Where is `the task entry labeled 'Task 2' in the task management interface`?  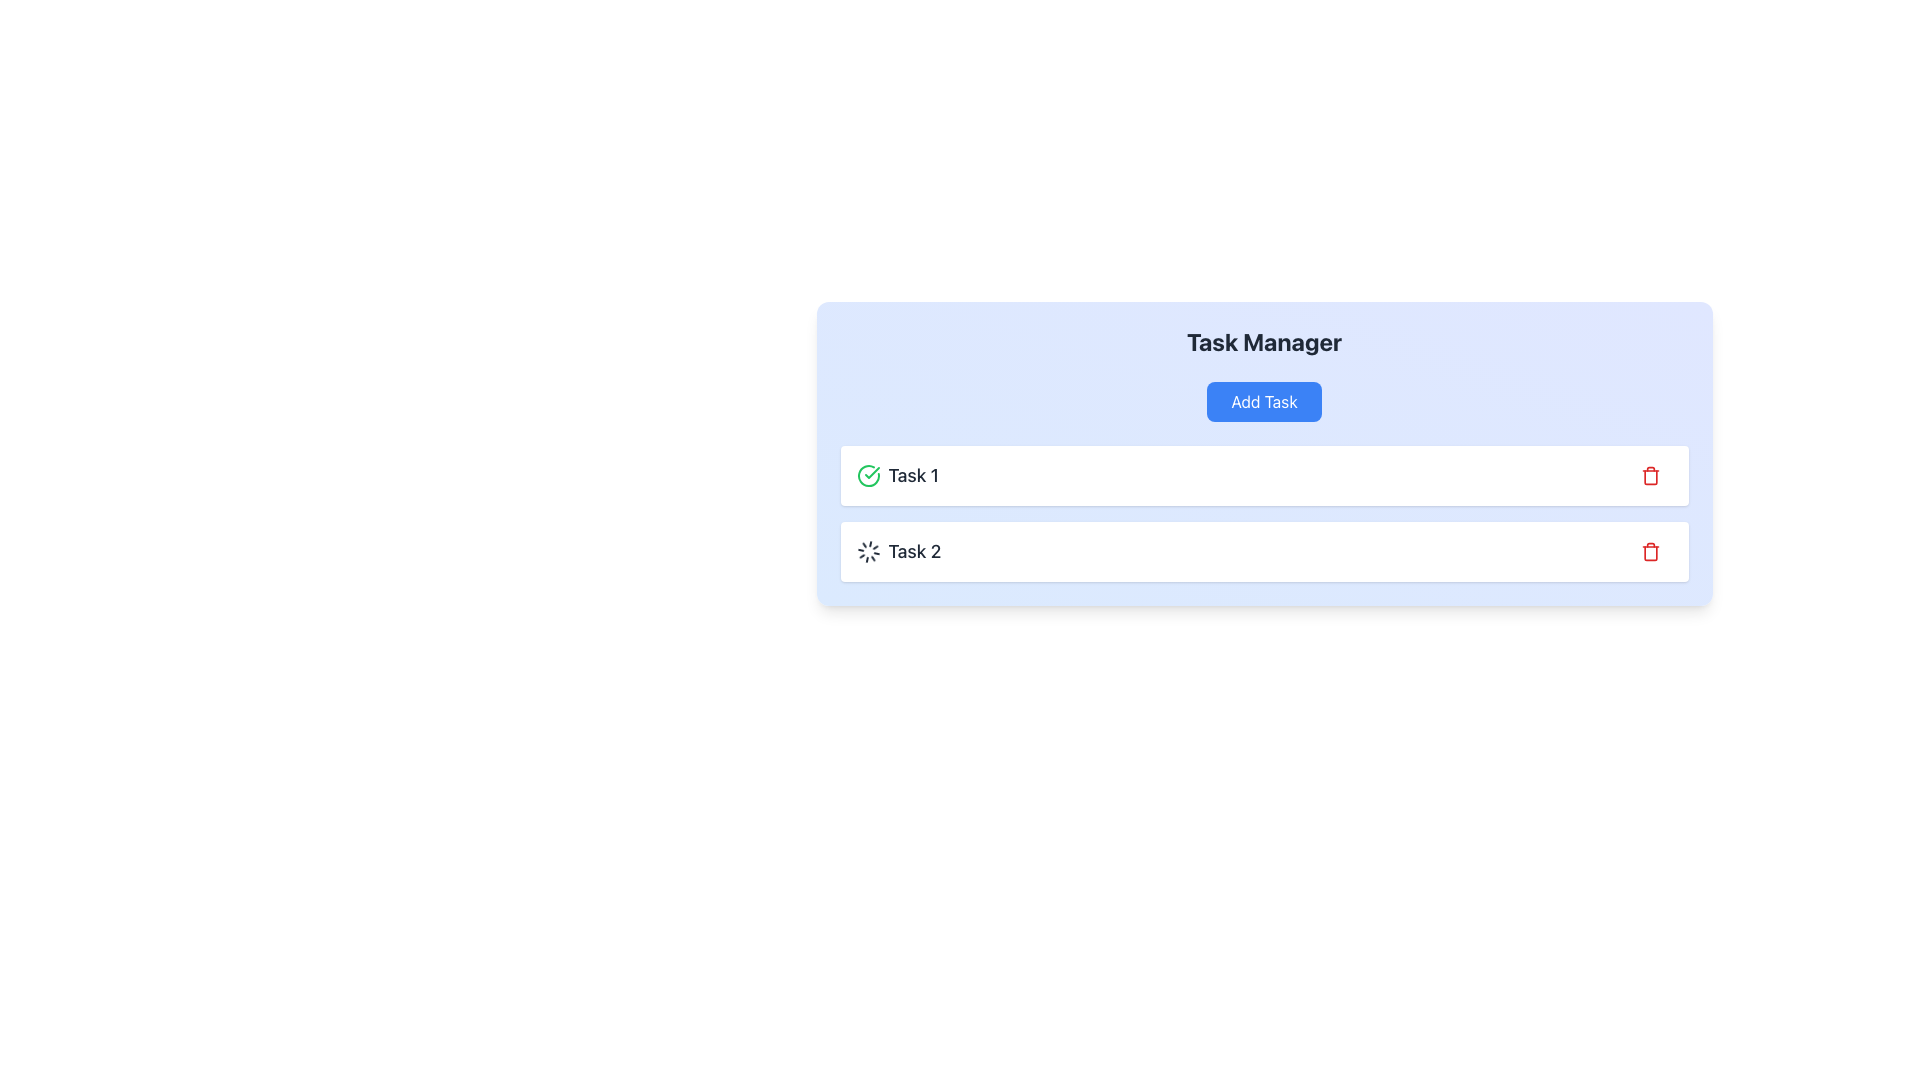 the task entry labeled 'Task 2' in the task management interface is located at coordinates (1263, 551).